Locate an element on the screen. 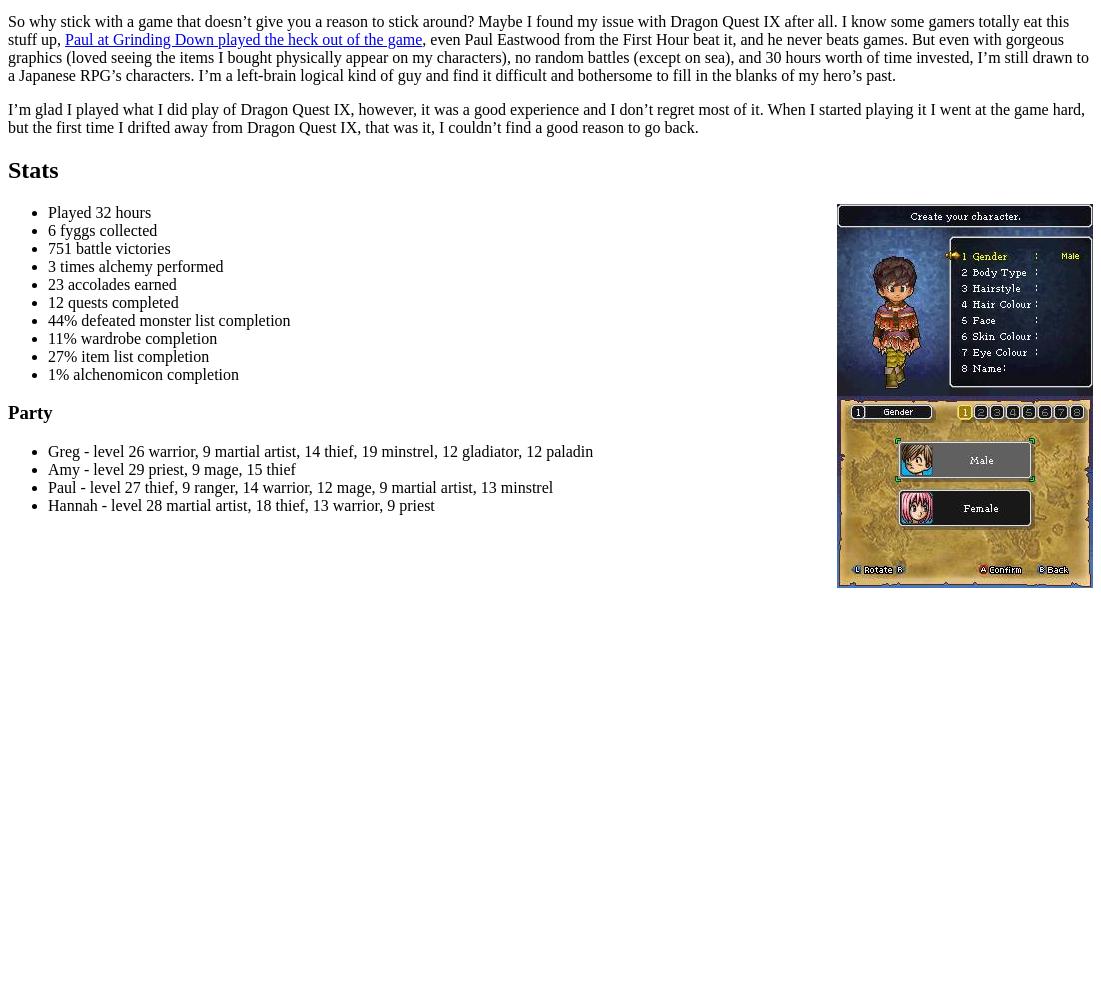 The height and width of the screenshot is (1000, 1101). 'I’m glad I played what I did play of Dragon Quest IX, however, it was a good experience and I don’t regret most of it. When I started playing it I went at the game hard, but the first time I drifted away from Dragon Quest IX, that was it, I couldn’t find a good reason to go back.' is located at coordinates (545, 116).